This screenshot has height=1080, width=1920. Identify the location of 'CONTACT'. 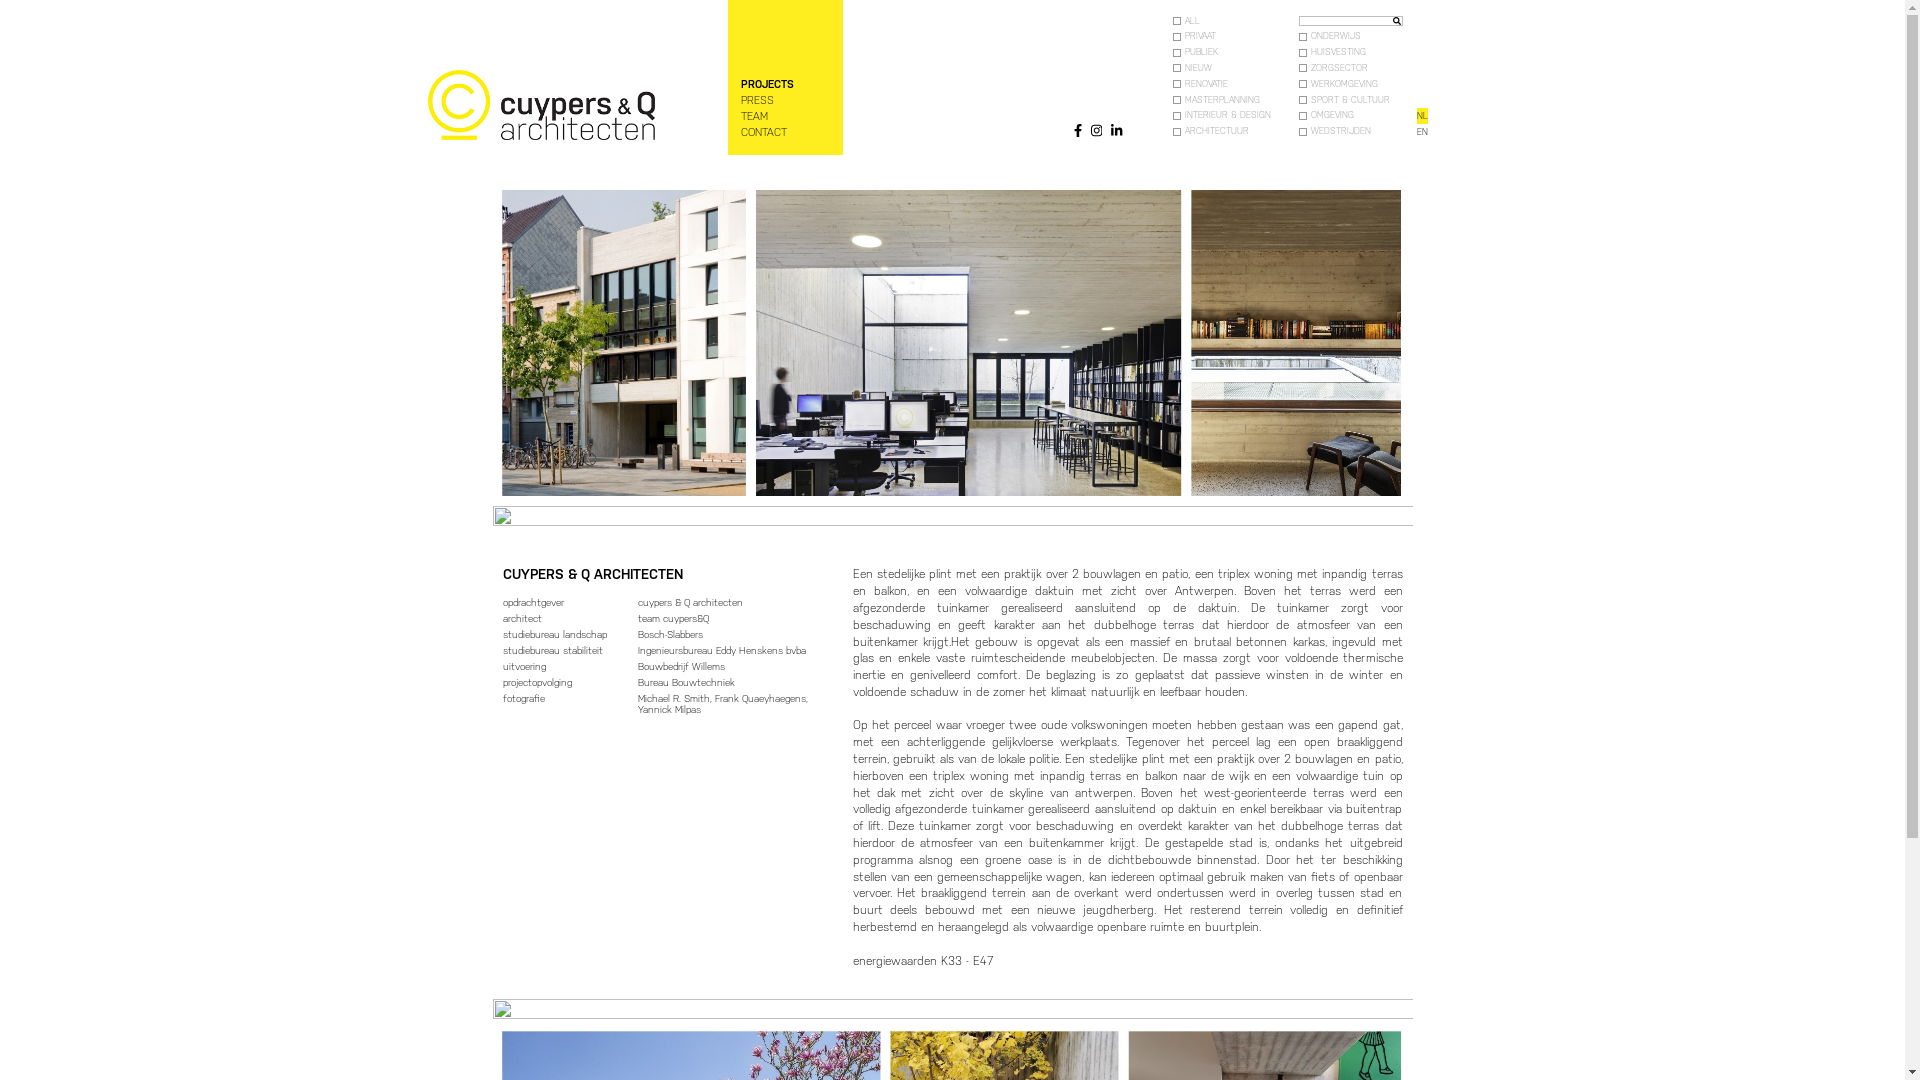
(762, 132).